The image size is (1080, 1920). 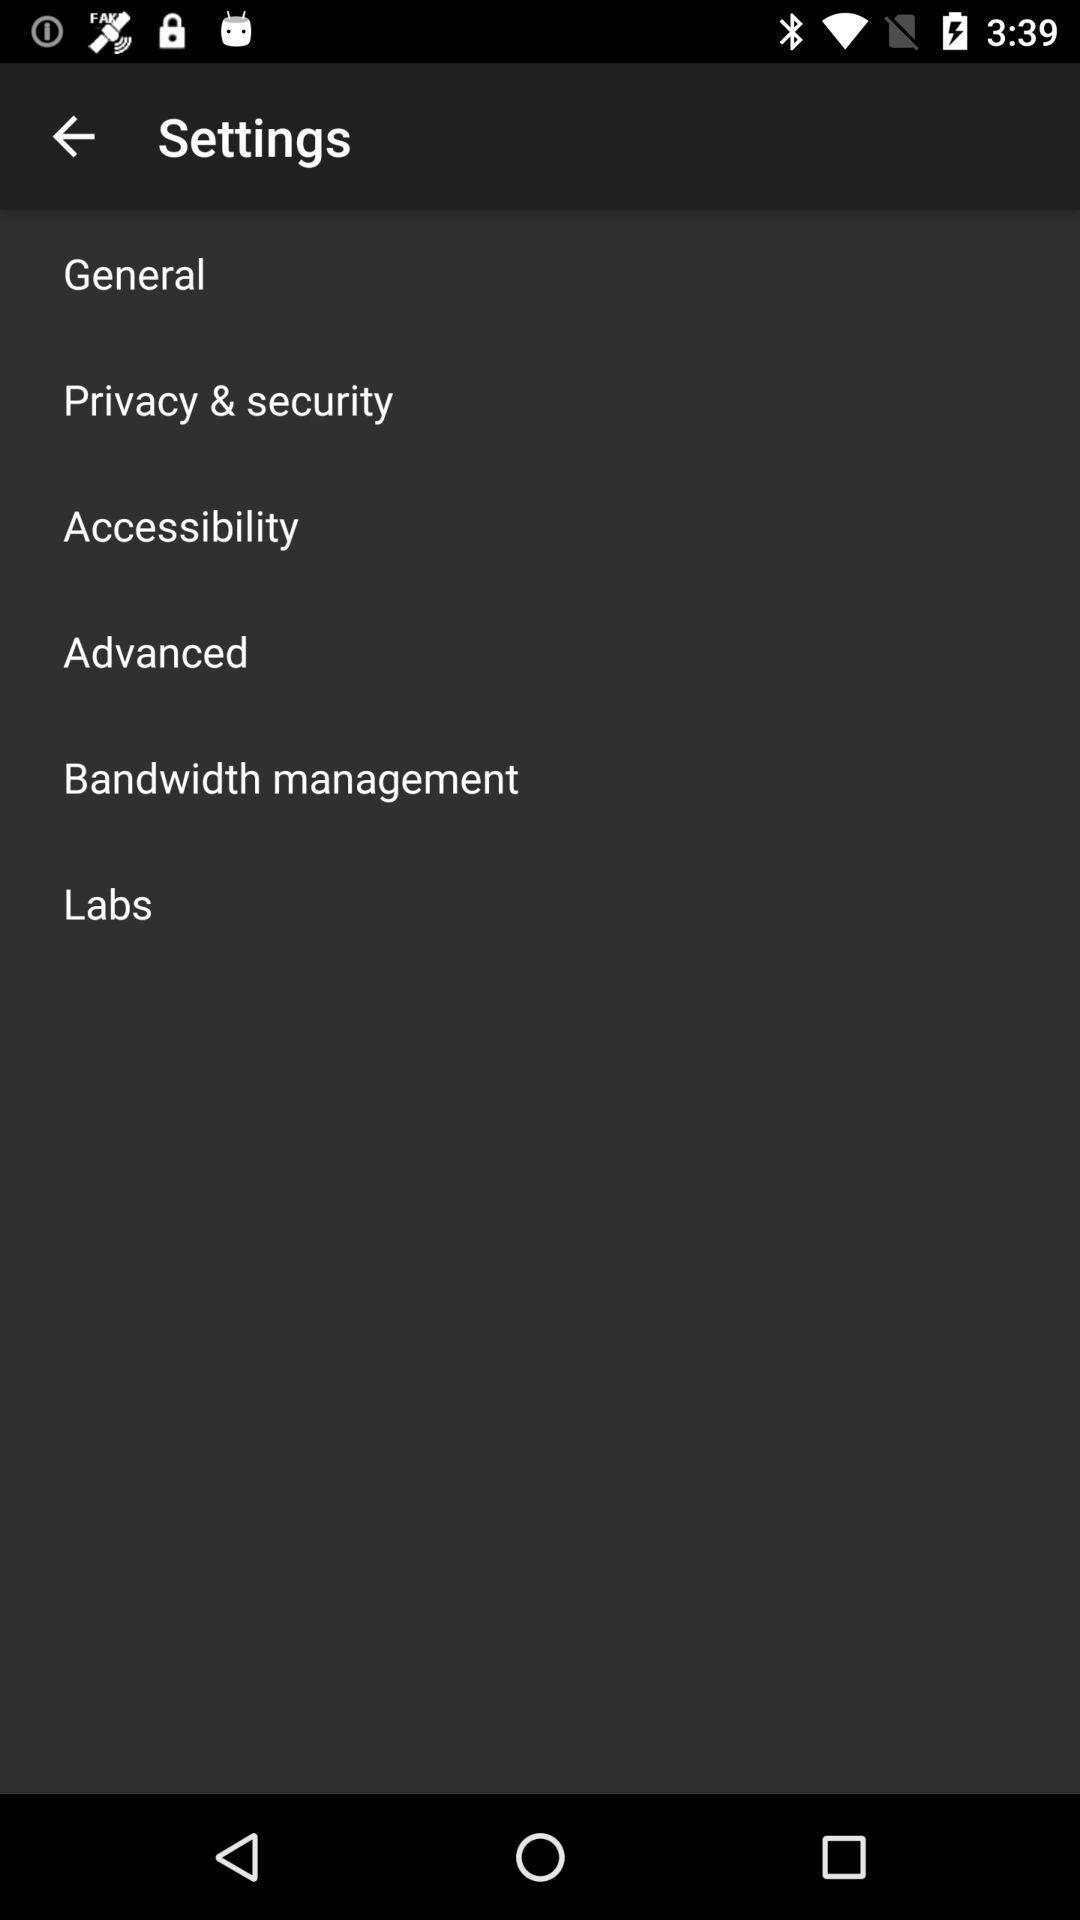 I want to click on general icon, so click(x=134, y=272).